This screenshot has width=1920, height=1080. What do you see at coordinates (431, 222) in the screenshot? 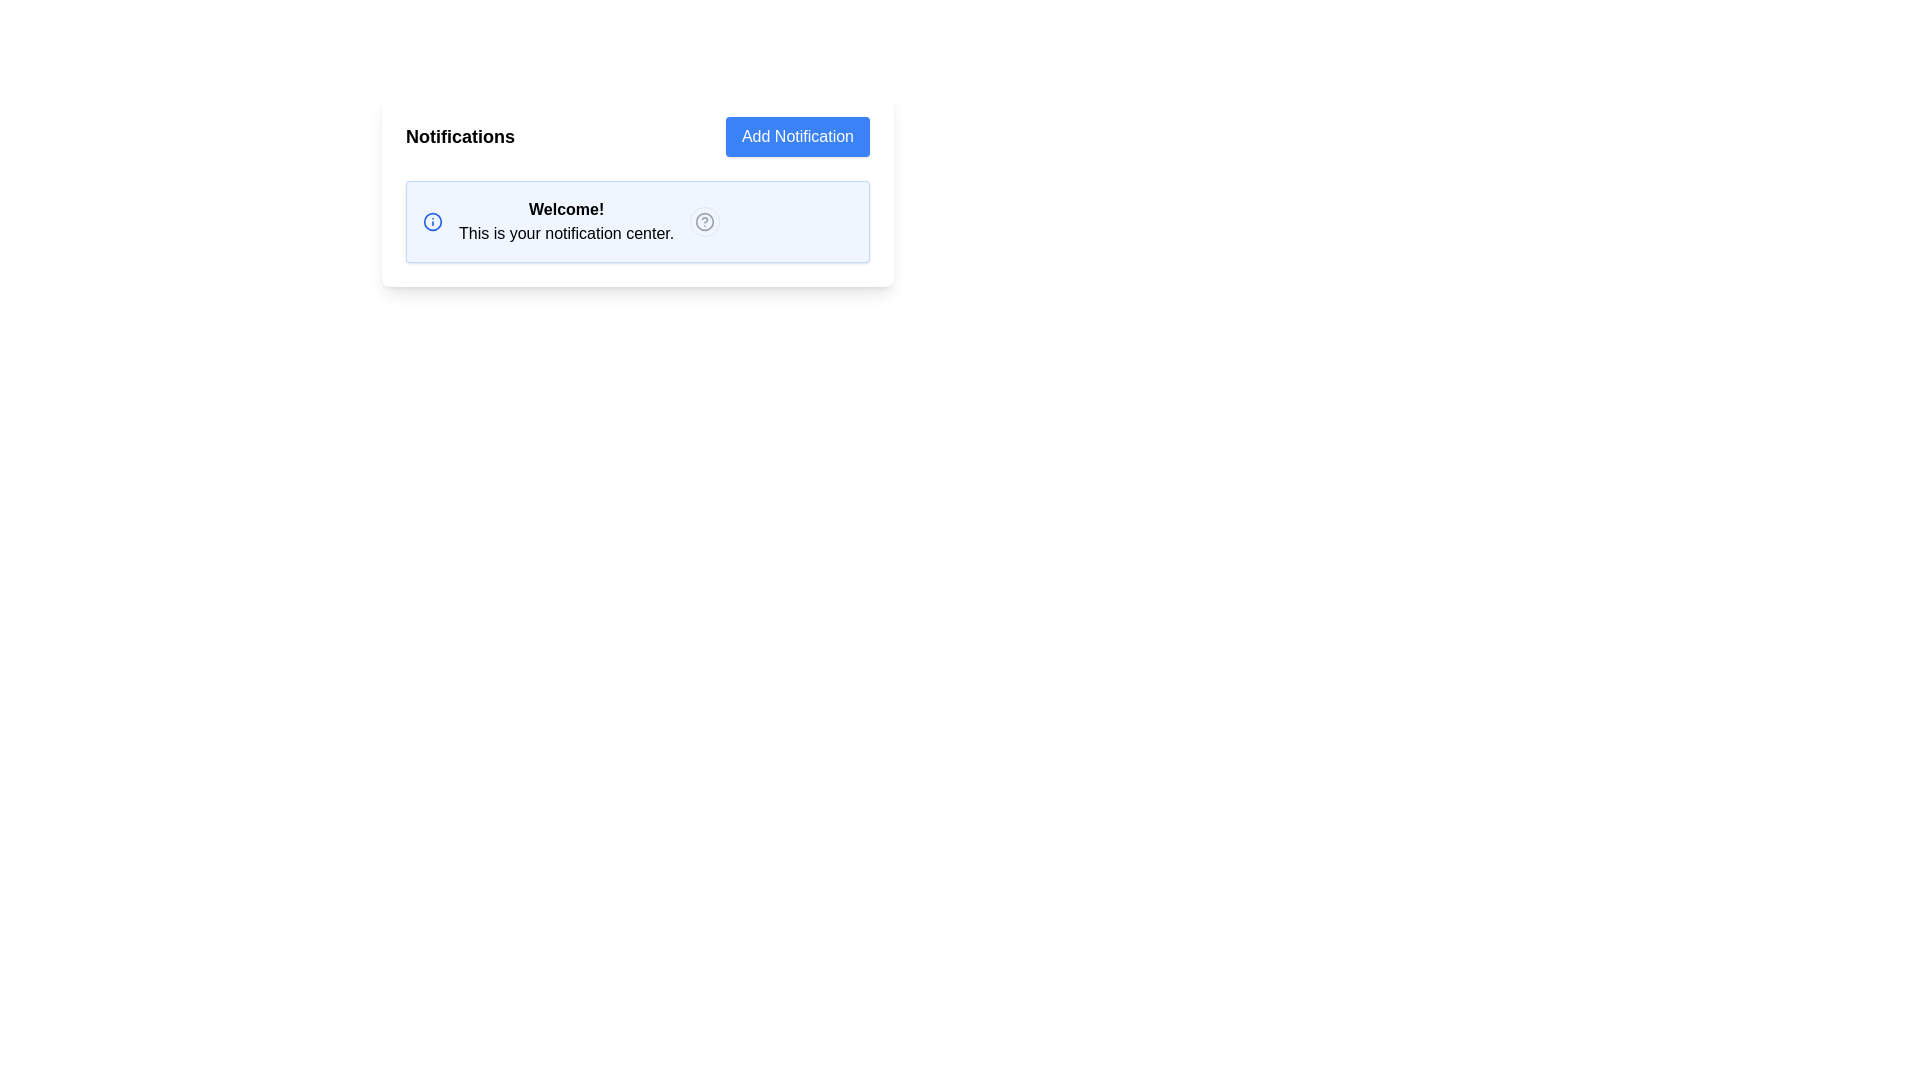
I see `the Informational icon located on the left side of the notification box containing the text 'Welcome! This is your notification center.'` at bounding box center [431, 222].